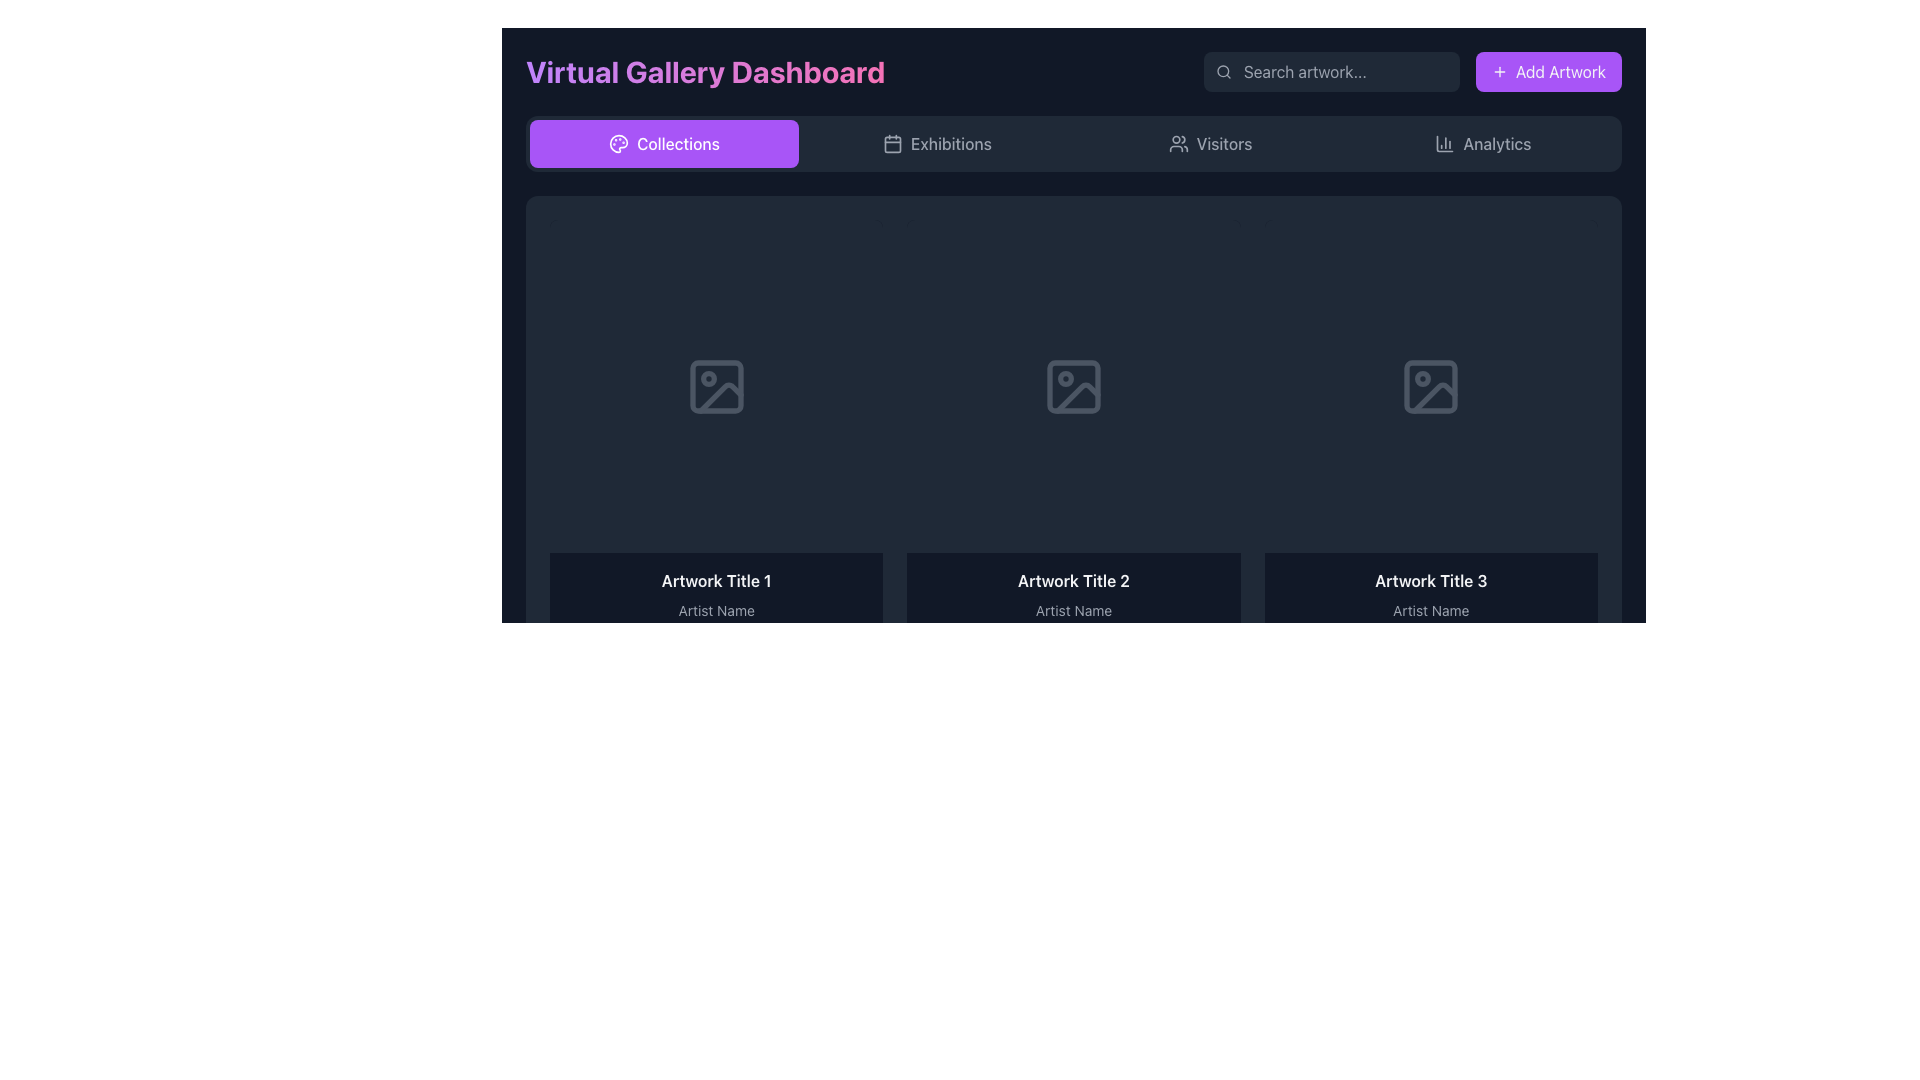 The height and width of the screenshot is (1080, 1920). Describe the element at coordinates (936, 142) in the screenshot. I see `the 'Exhibitions' navigation button with a calendar icon` at that location.